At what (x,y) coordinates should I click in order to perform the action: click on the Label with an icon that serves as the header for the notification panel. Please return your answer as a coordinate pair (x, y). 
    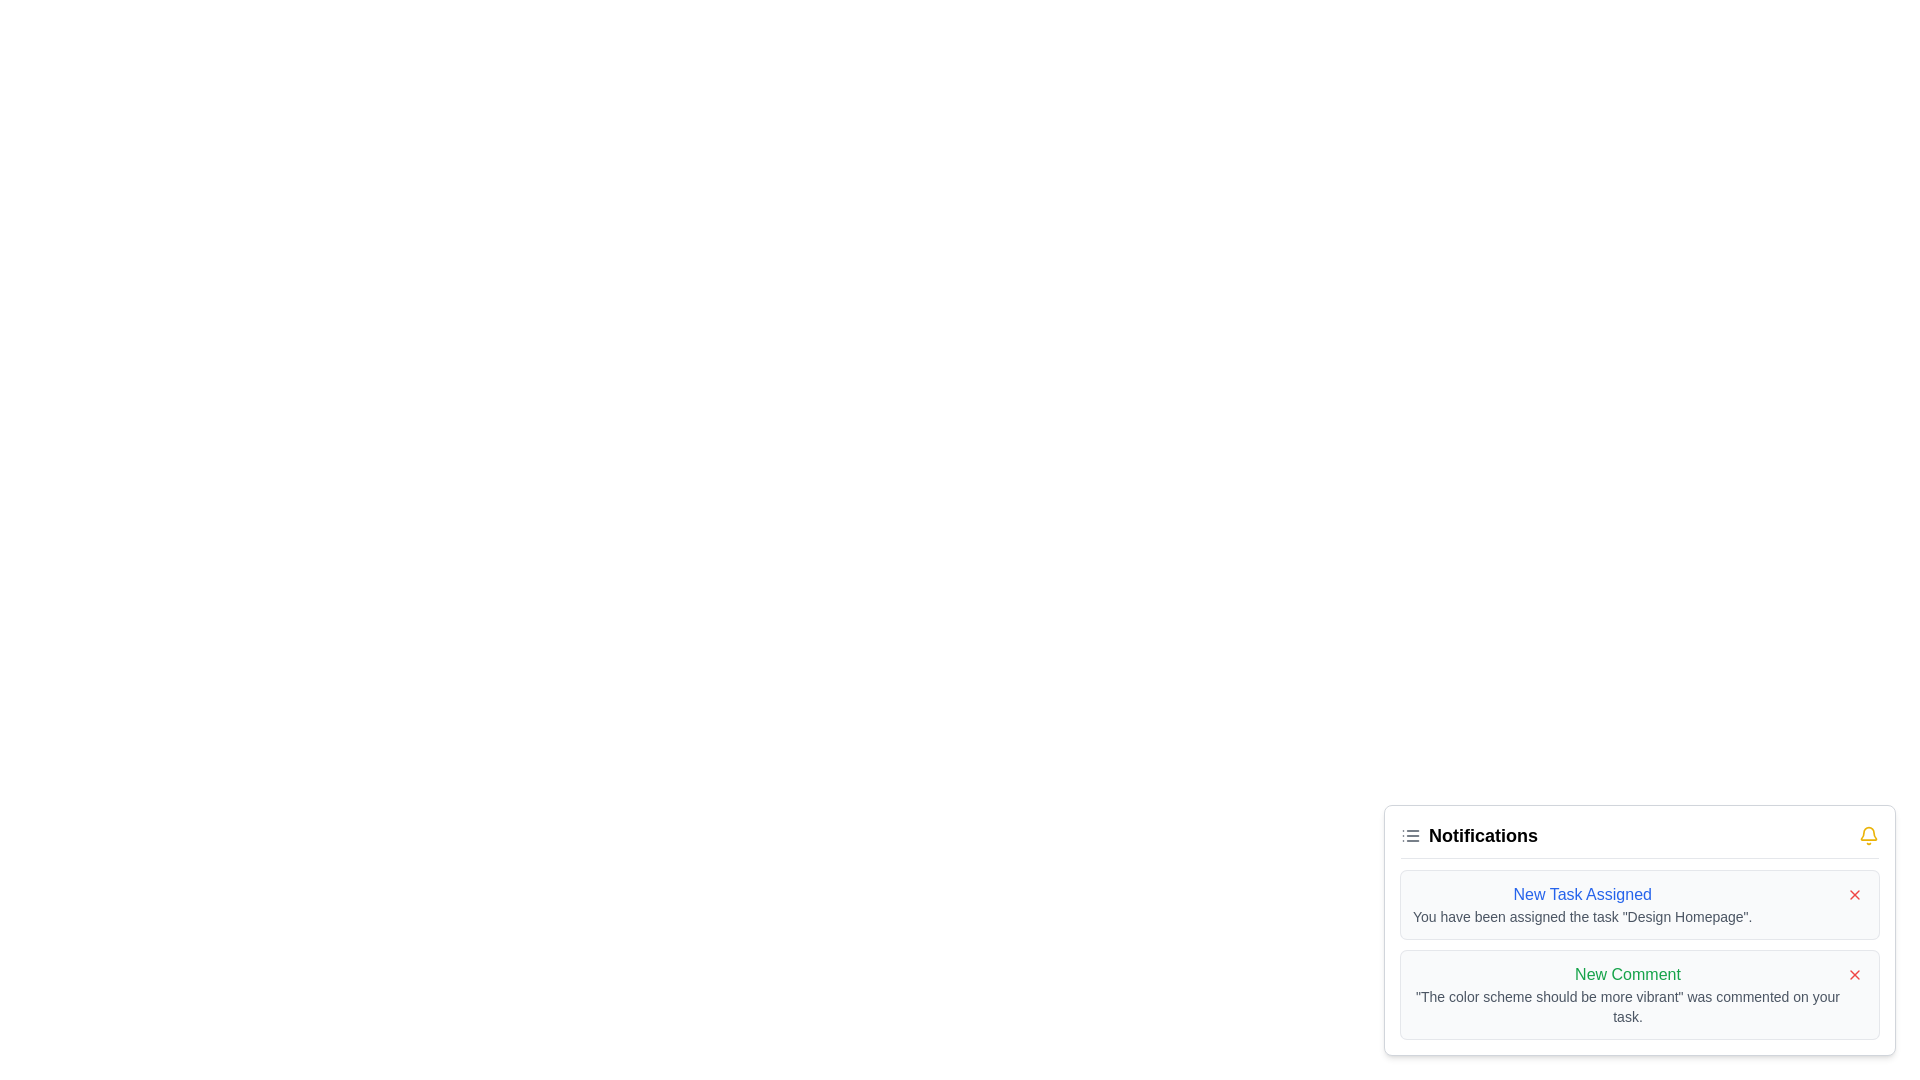
    Looking at the image, I should click on (1469, 836).